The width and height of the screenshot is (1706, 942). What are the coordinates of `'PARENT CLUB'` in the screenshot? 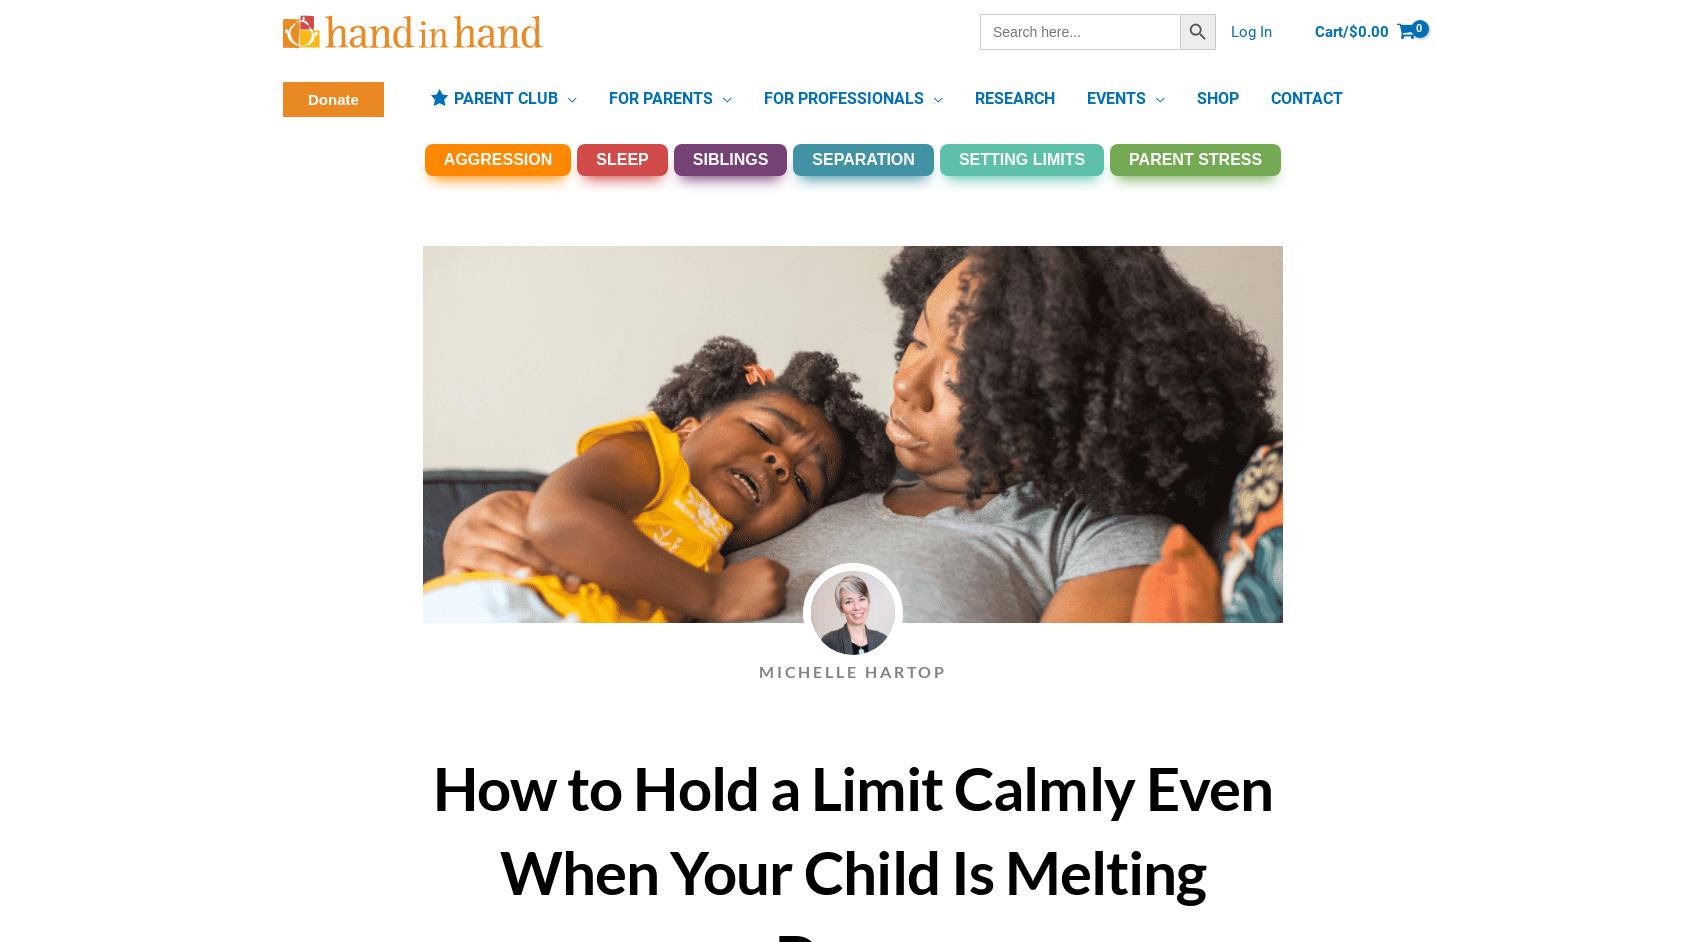 It's located at (503, 98).